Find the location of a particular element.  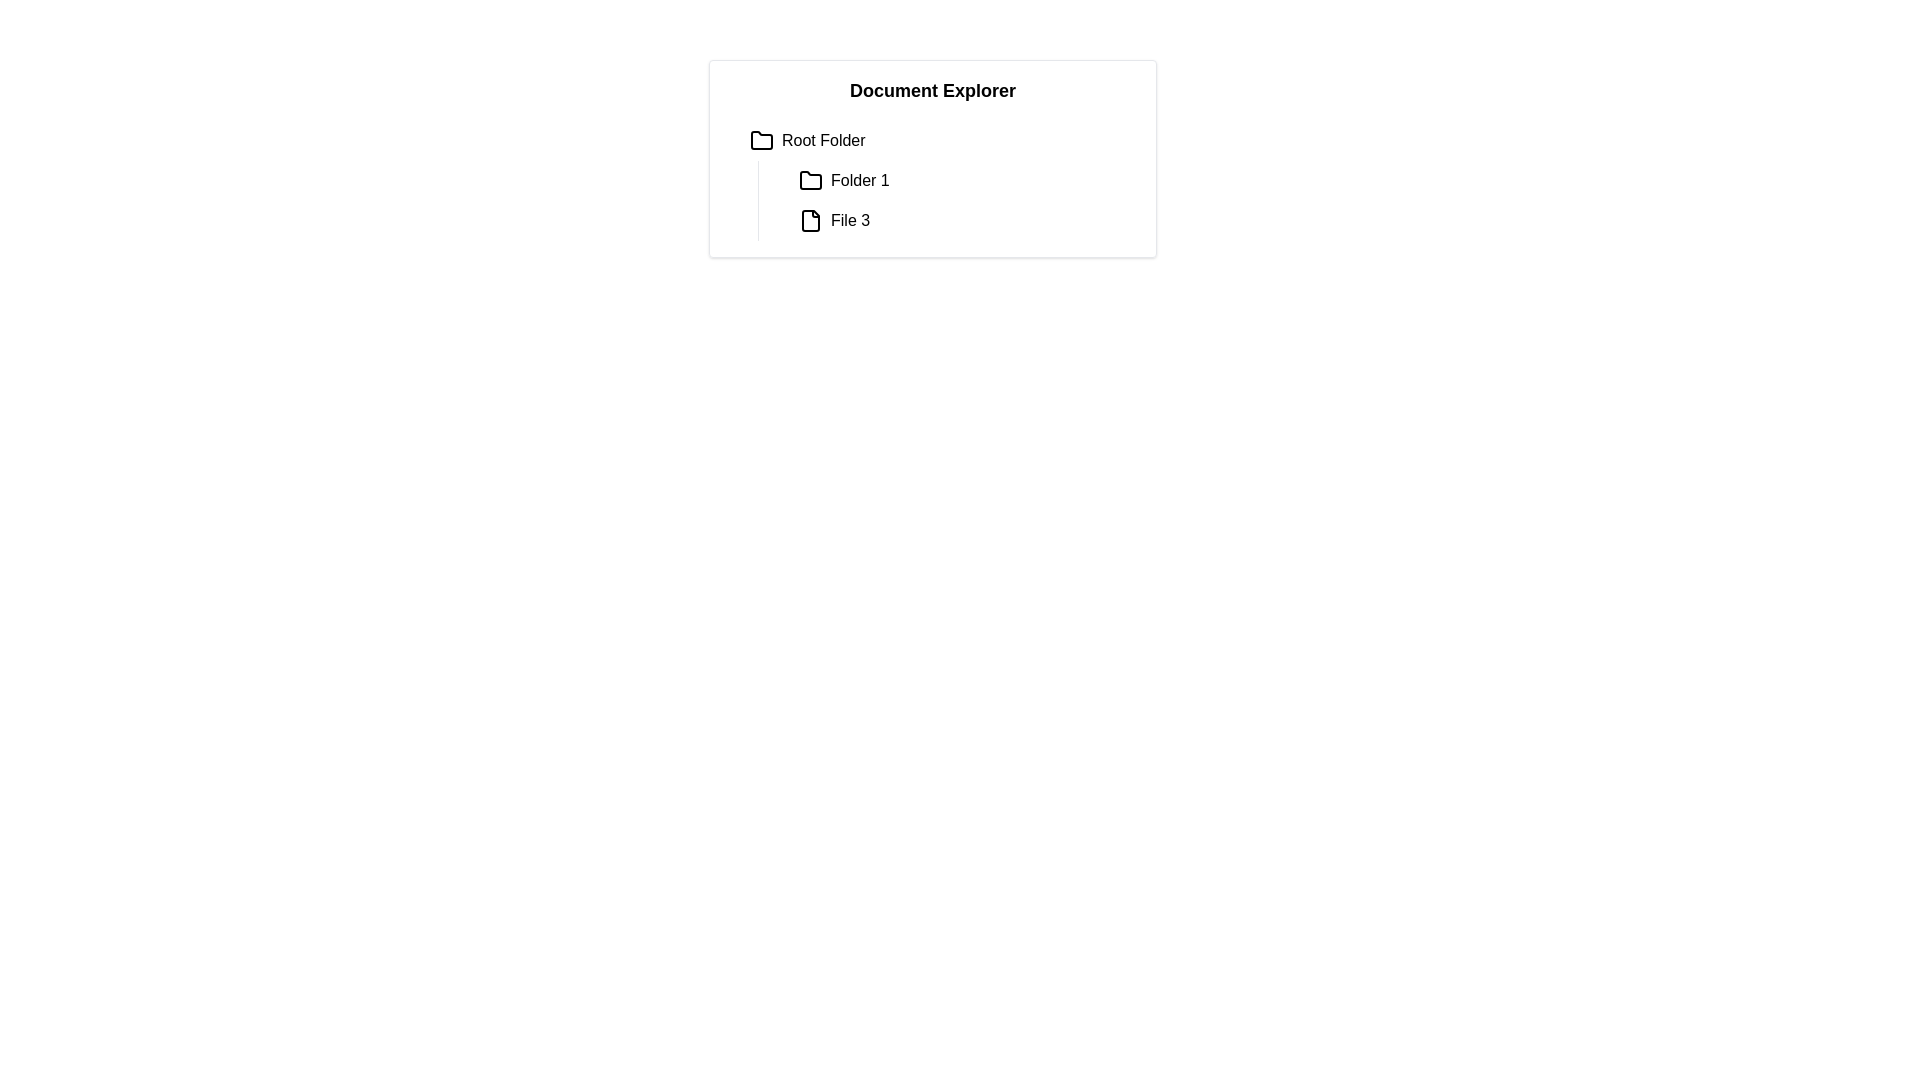

on the list item representing the folder named 'Folder 1' in the document explorer is located at coordinates (965, 181).